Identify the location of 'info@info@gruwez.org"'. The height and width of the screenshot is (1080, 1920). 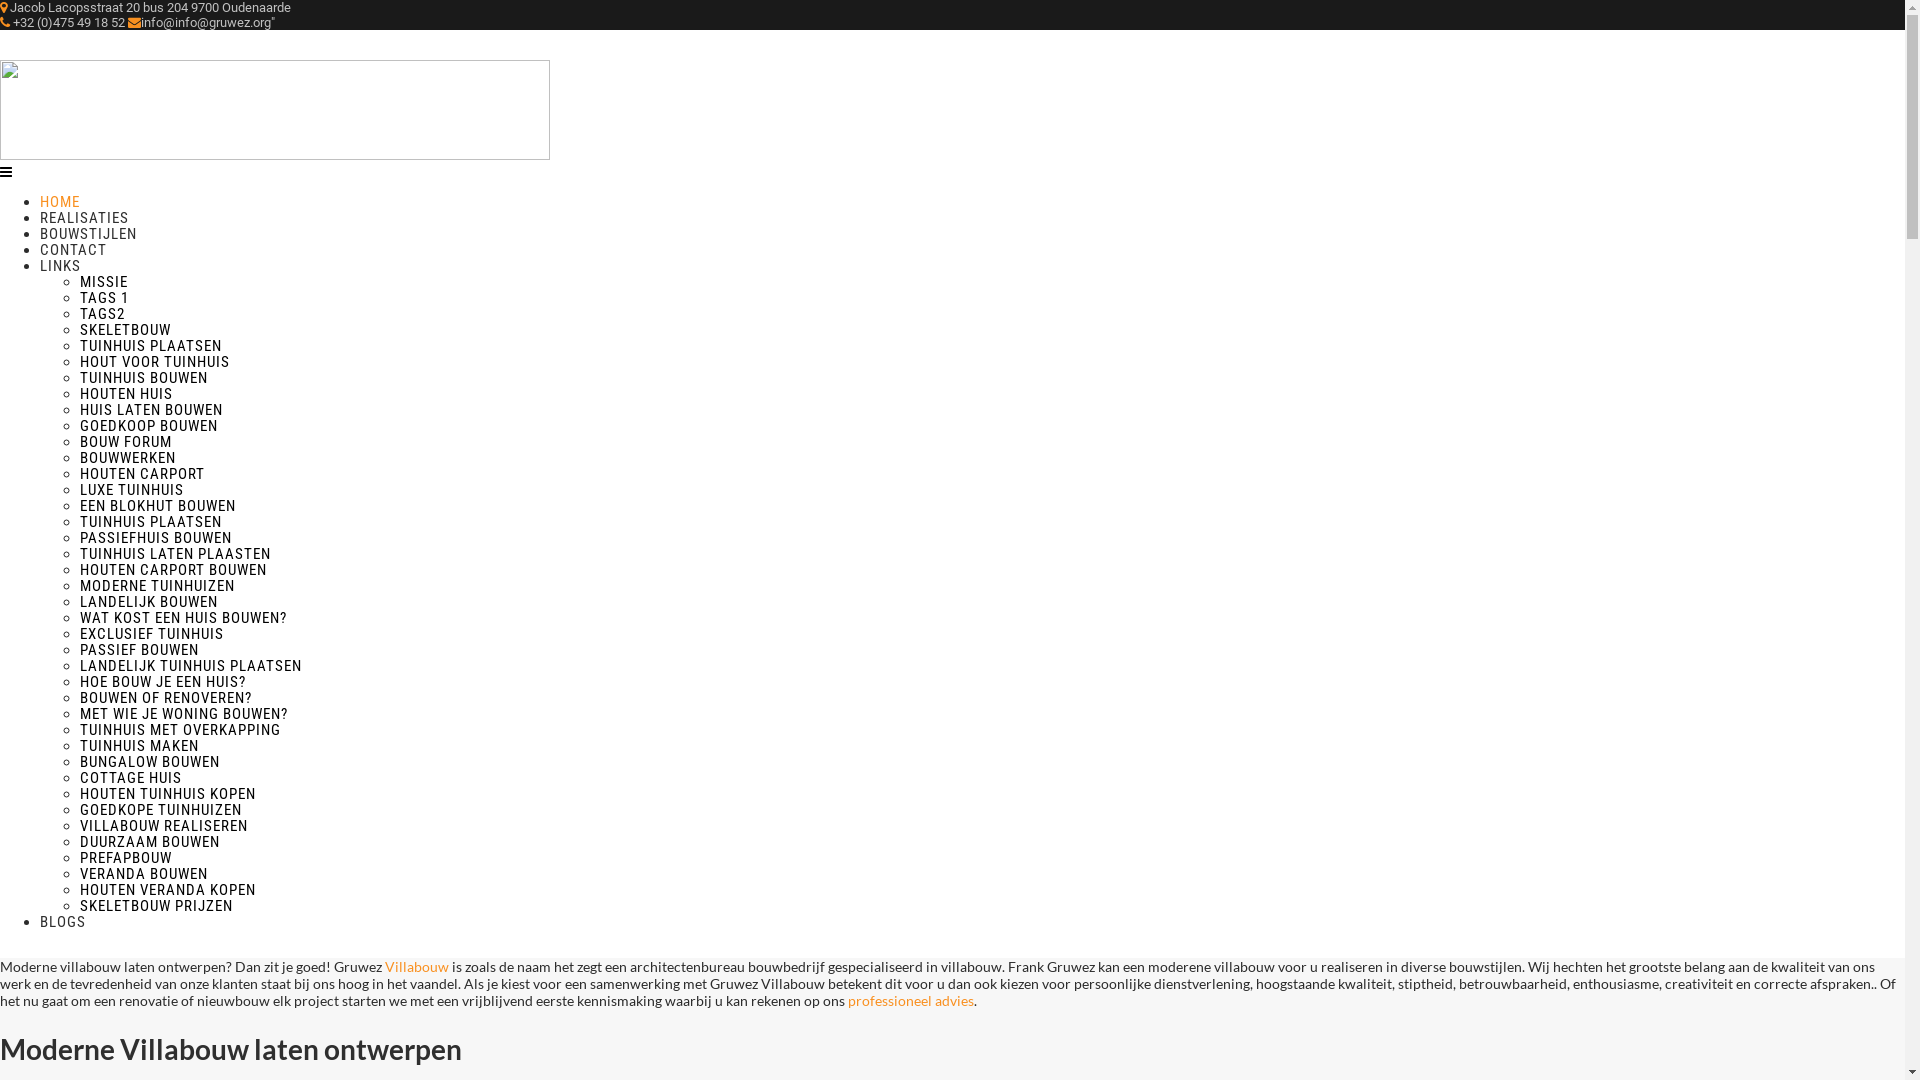
(201, 22).